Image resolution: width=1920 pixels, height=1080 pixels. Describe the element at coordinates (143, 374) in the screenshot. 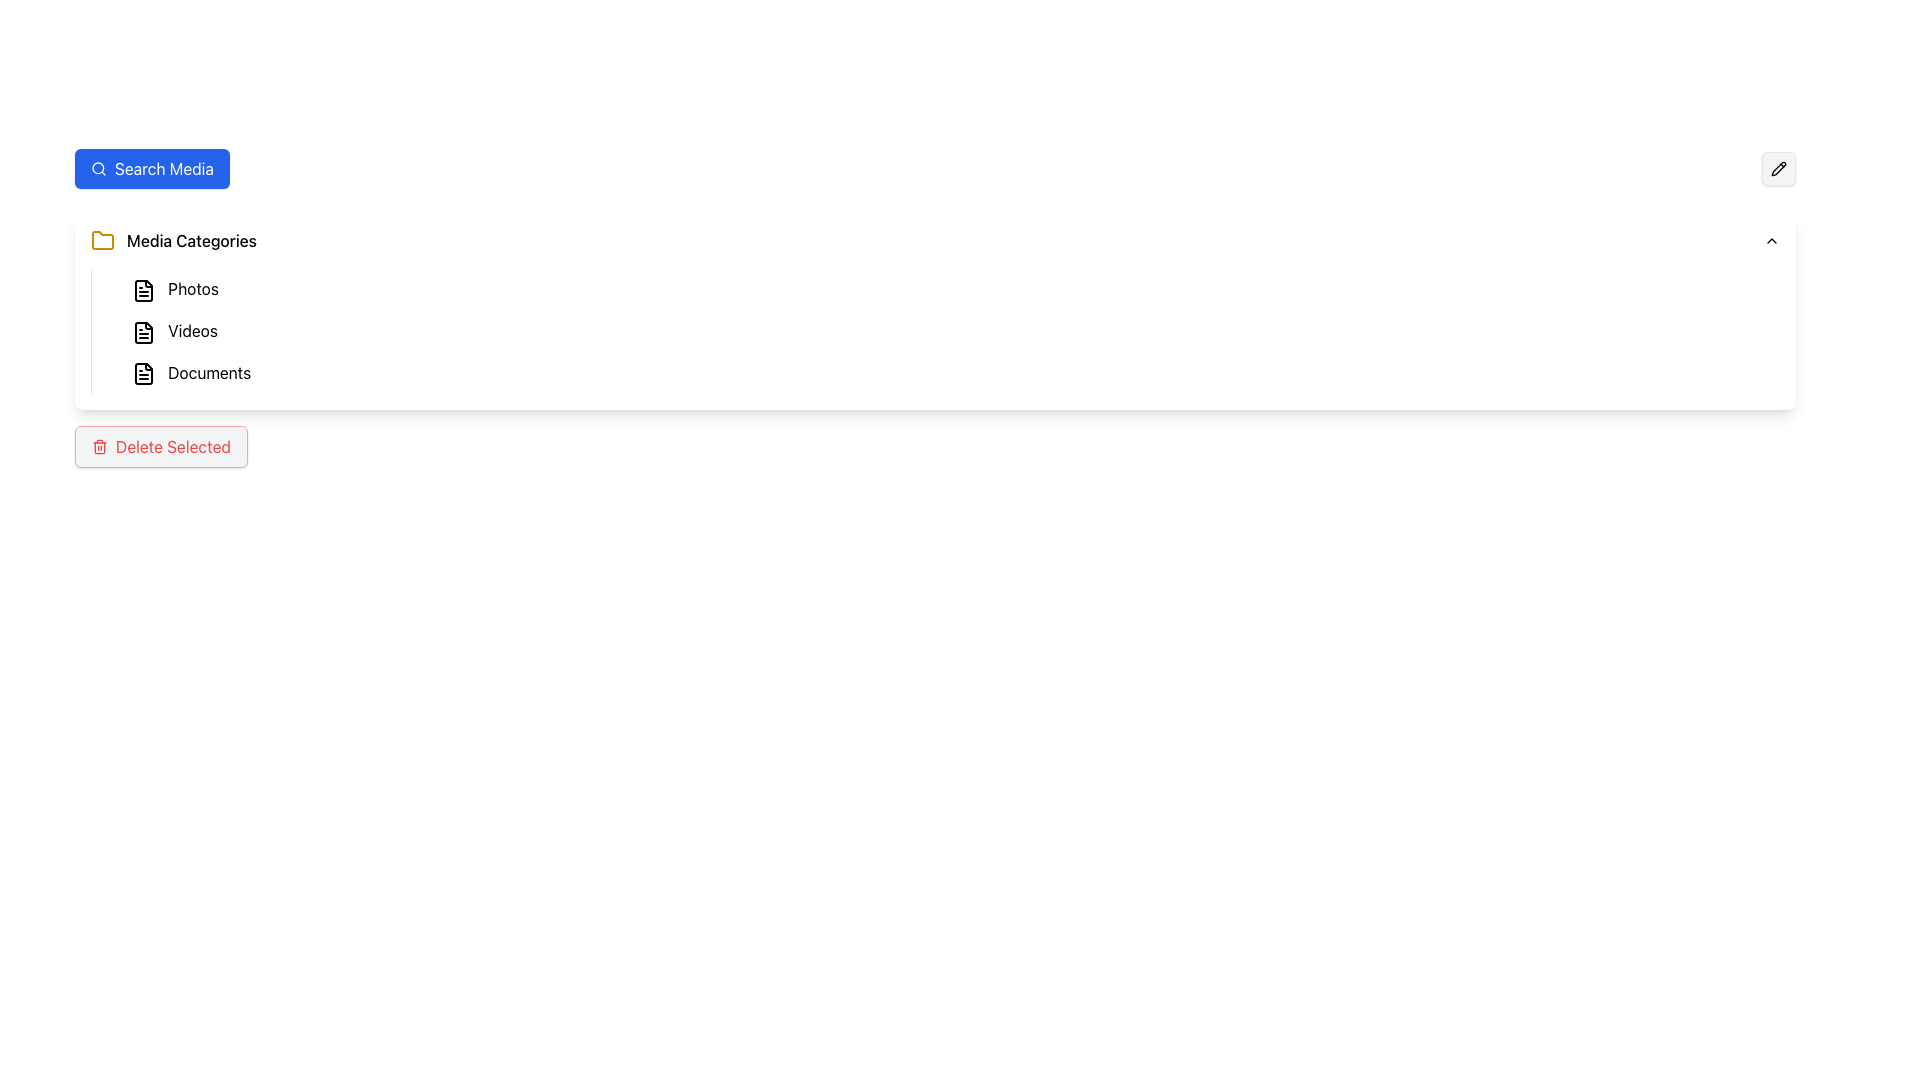

I see `the first SVG icon representing the 'Documents' media category in the list on the left side` at that location.